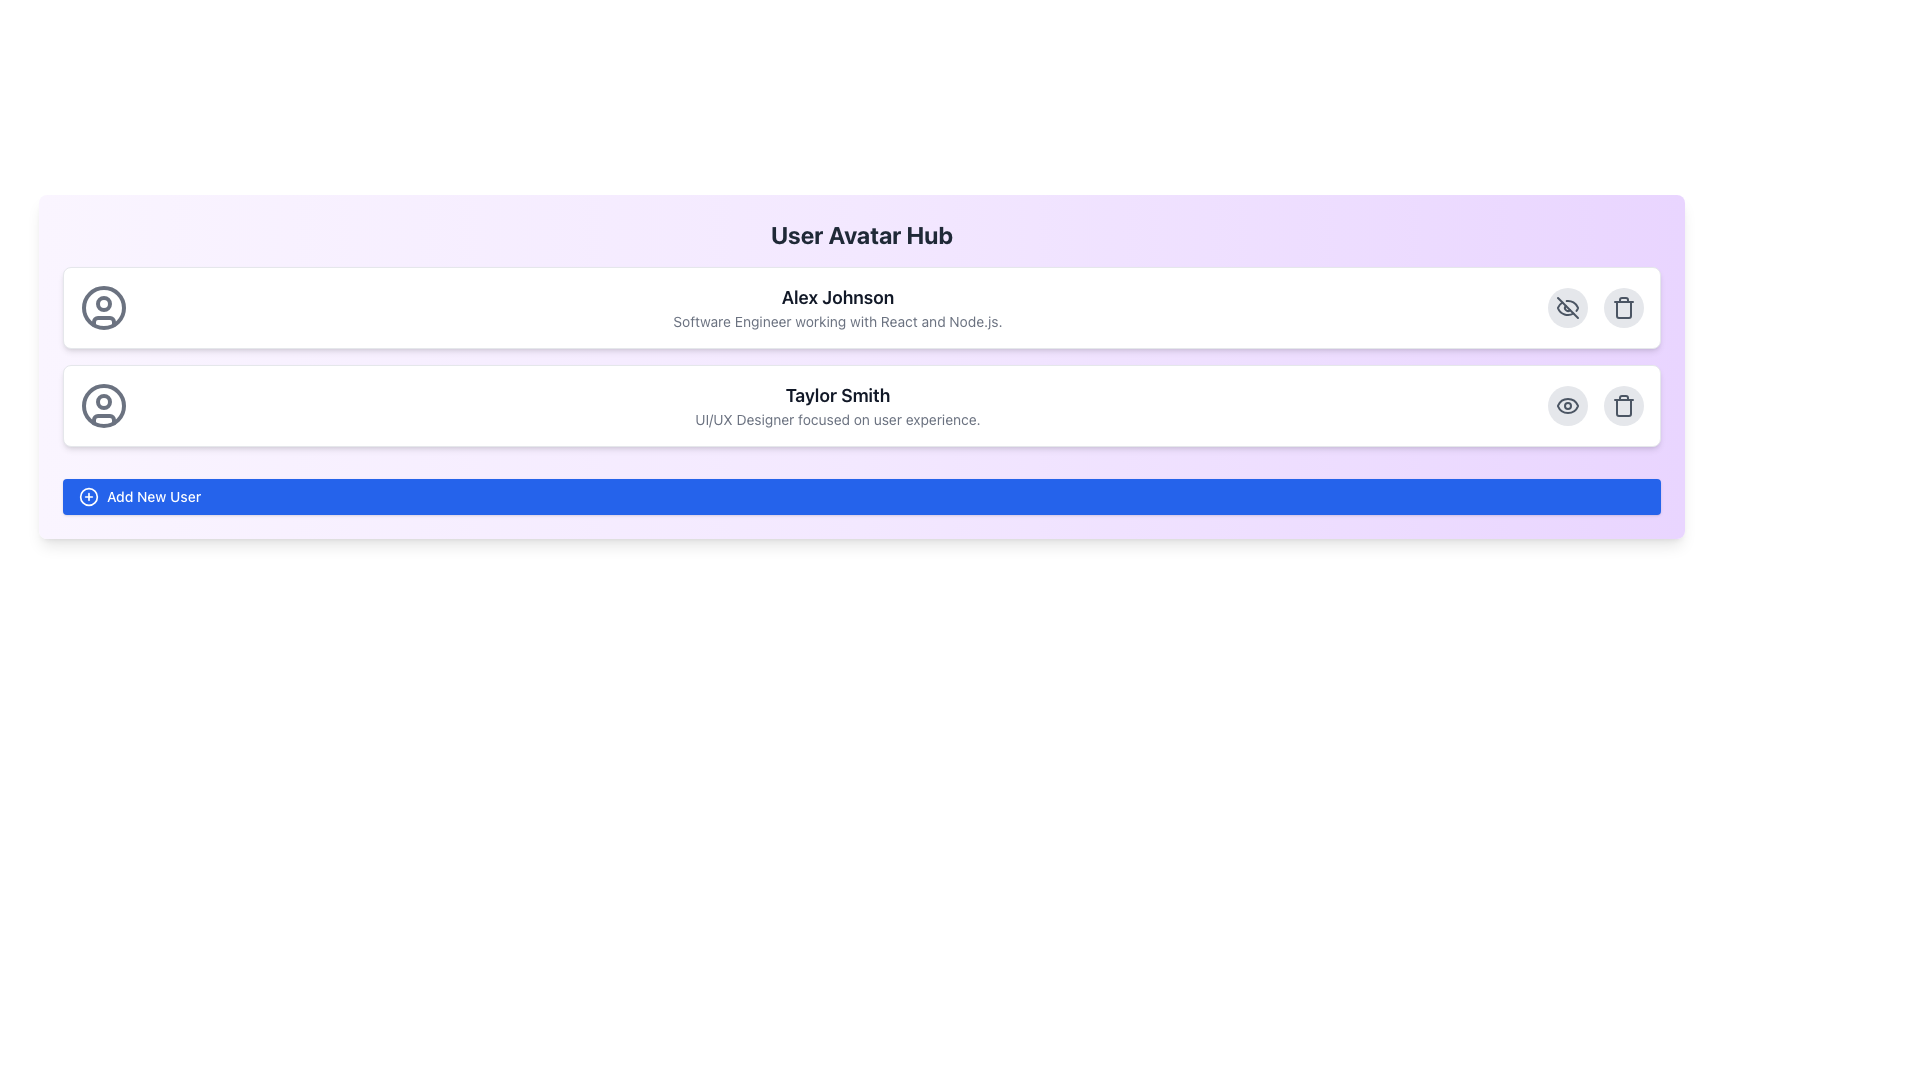 The width and height of the screenshot is (1920, 1080). I want to click on the static text label that displays the user's name, which is positioned above the description text 'Software Engineer working with React and Node.js.', so click(838, 297).